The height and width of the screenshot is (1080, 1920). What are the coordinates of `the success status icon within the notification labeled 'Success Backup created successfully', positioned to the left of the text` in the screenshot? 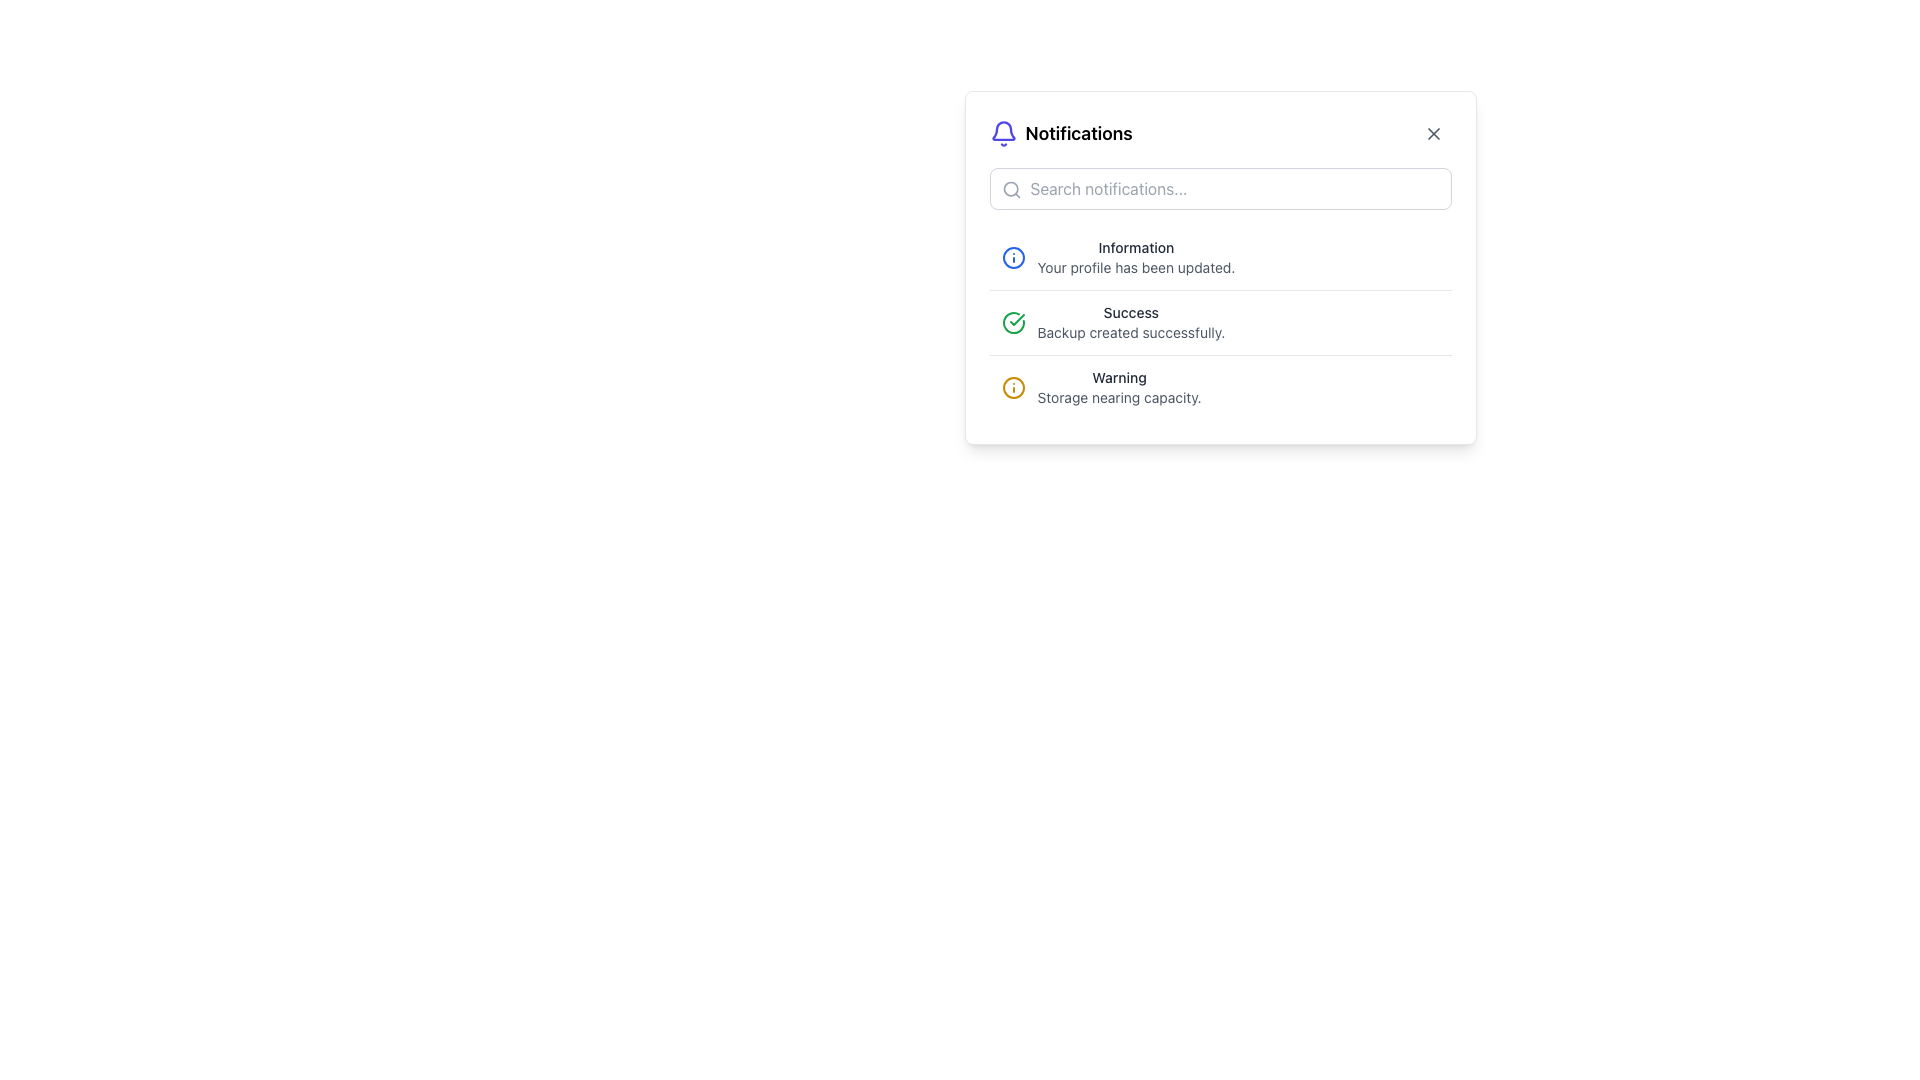 It's located at (1013, 322).